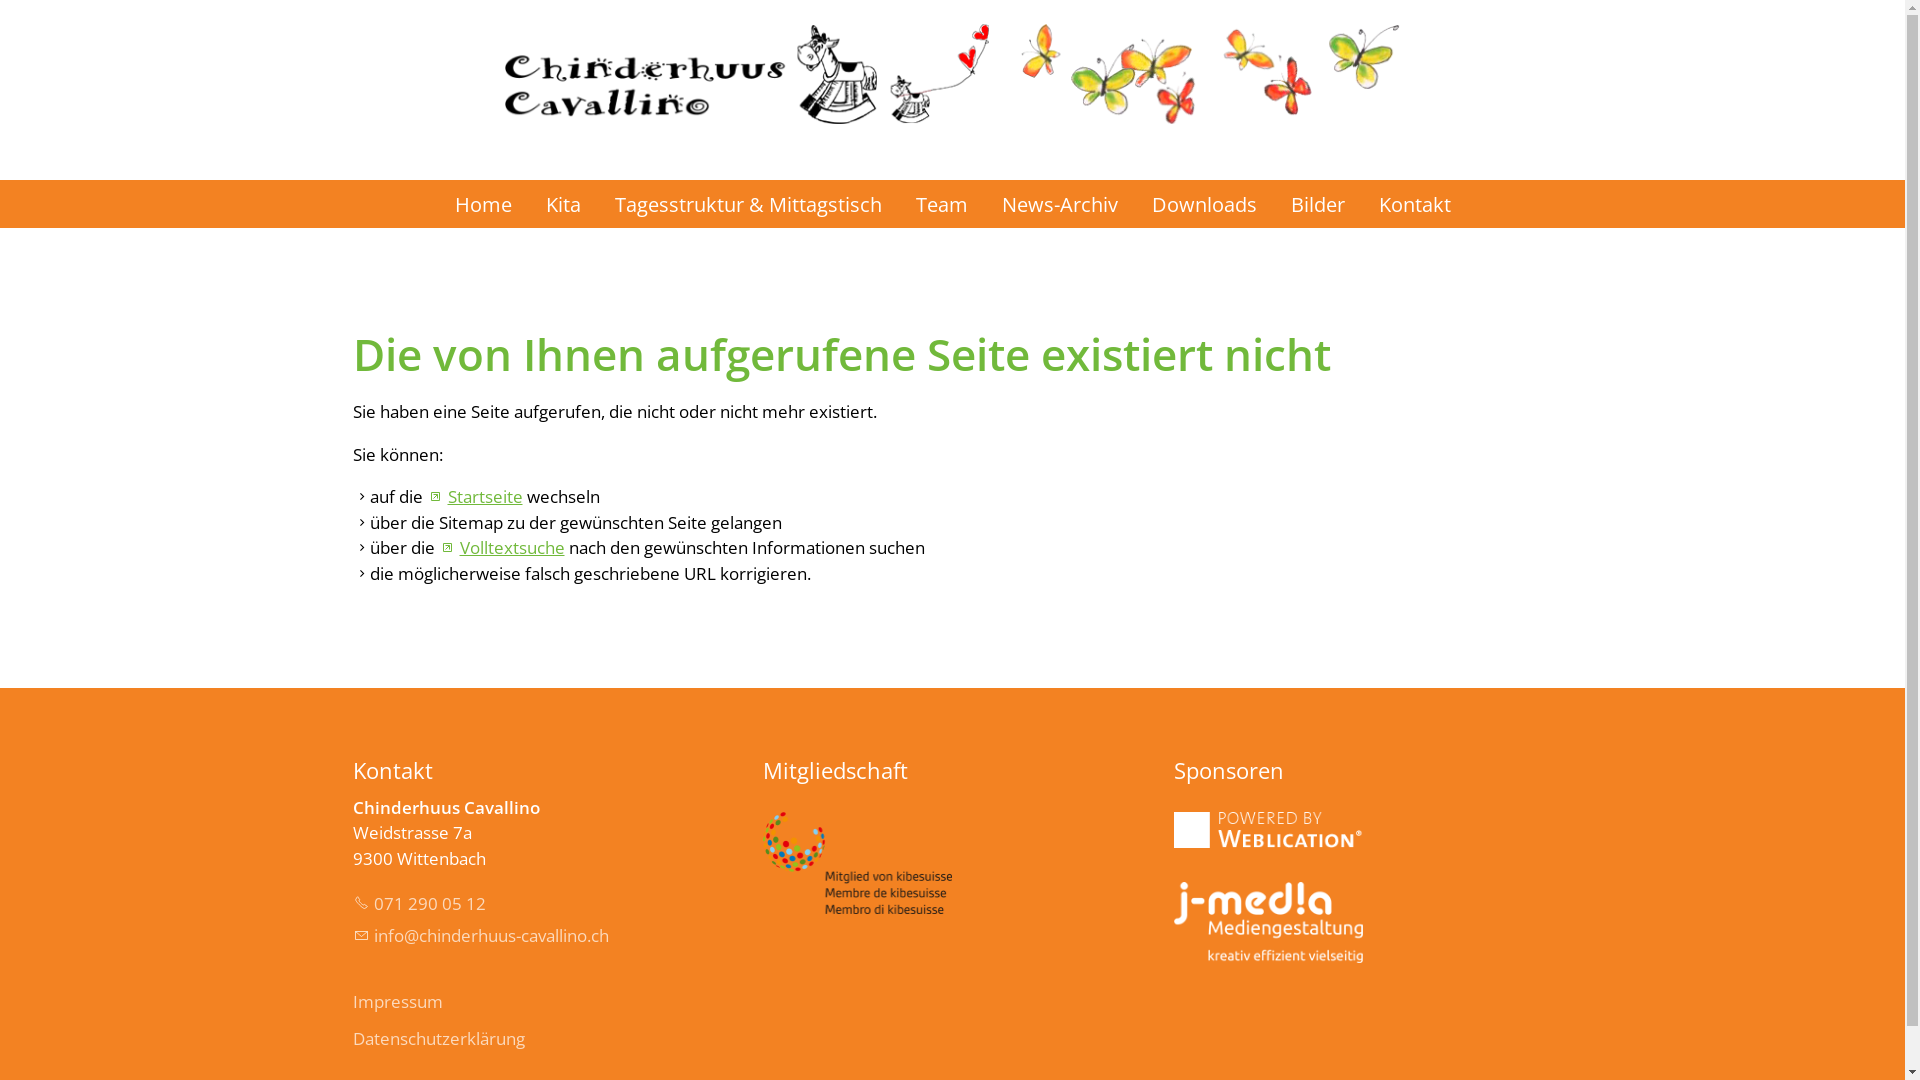 This screenshot has width=1920, height=1080. I want to click on 'Zur Startseite', so click(950, 60).